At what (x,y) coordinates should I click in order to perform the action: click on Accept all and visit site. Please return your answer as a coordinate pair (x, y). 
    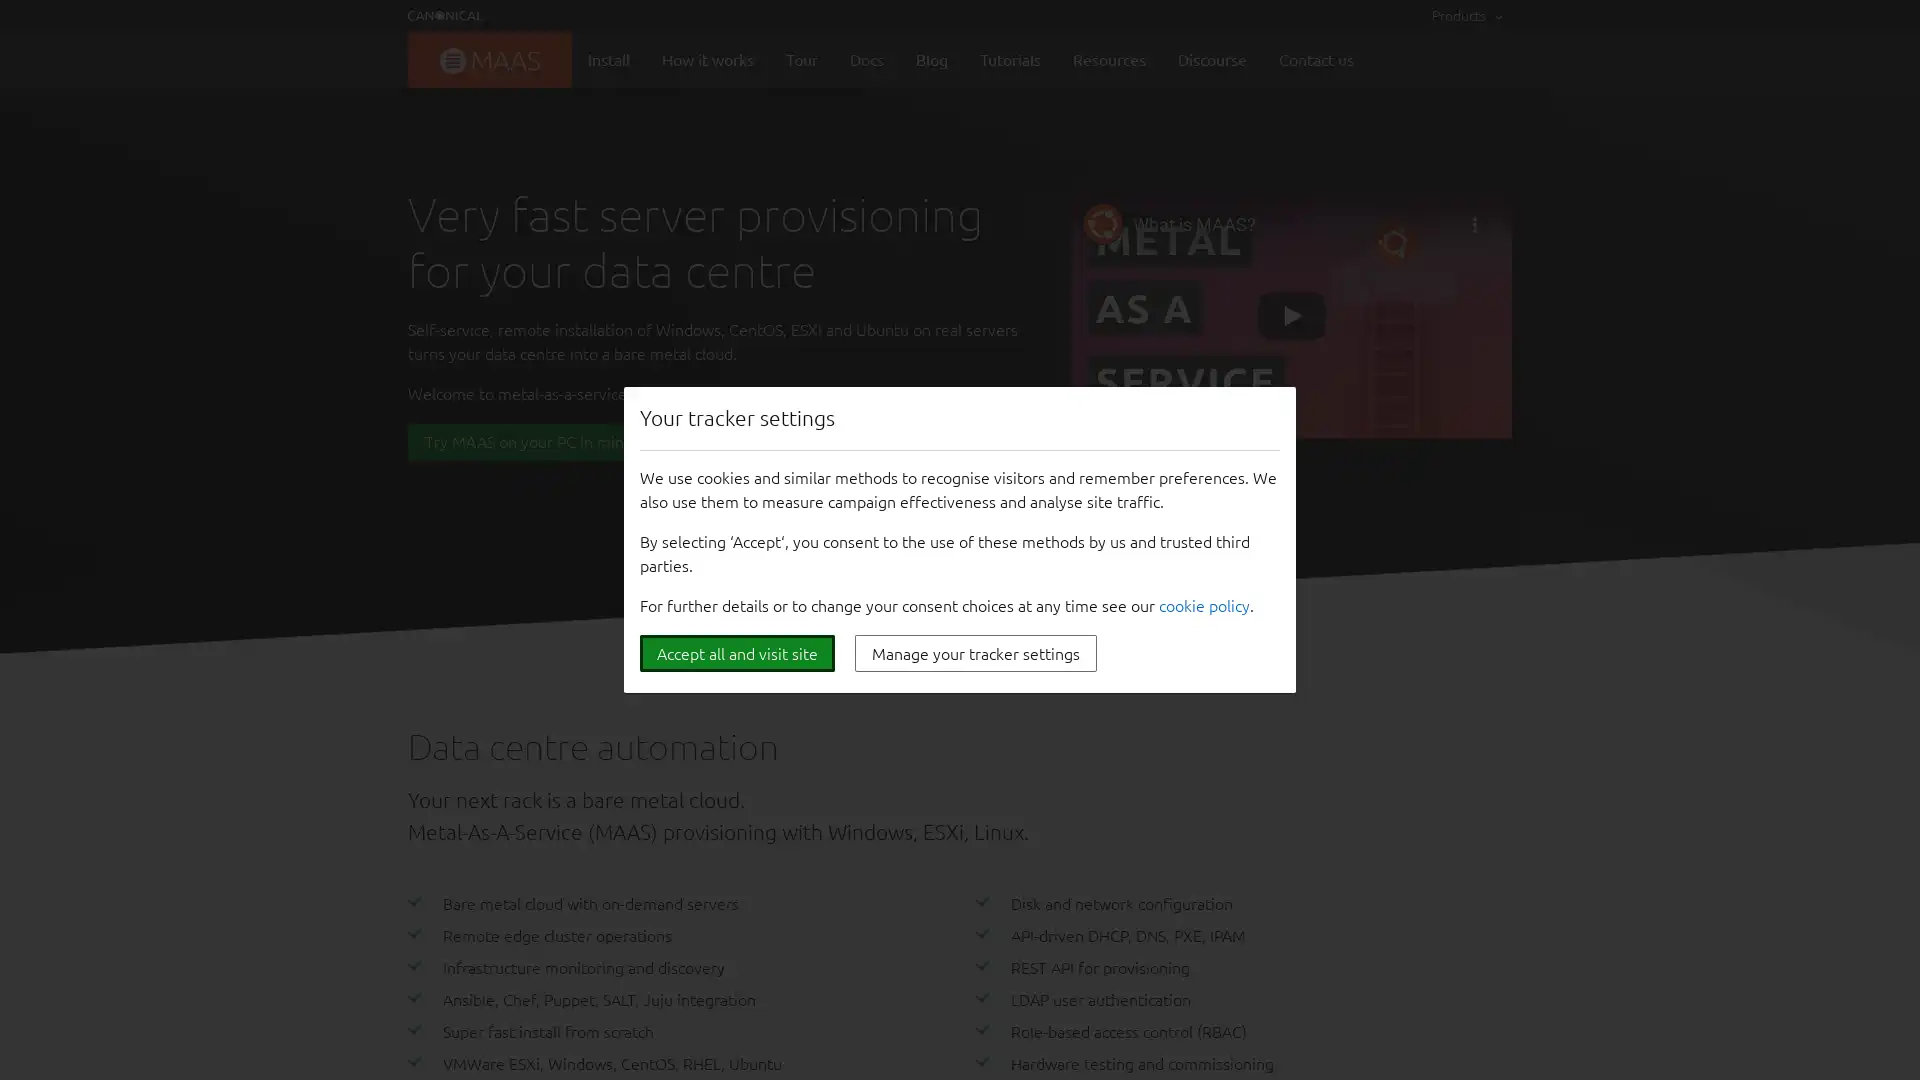
    Looking at the image, I should click on (736, 653).